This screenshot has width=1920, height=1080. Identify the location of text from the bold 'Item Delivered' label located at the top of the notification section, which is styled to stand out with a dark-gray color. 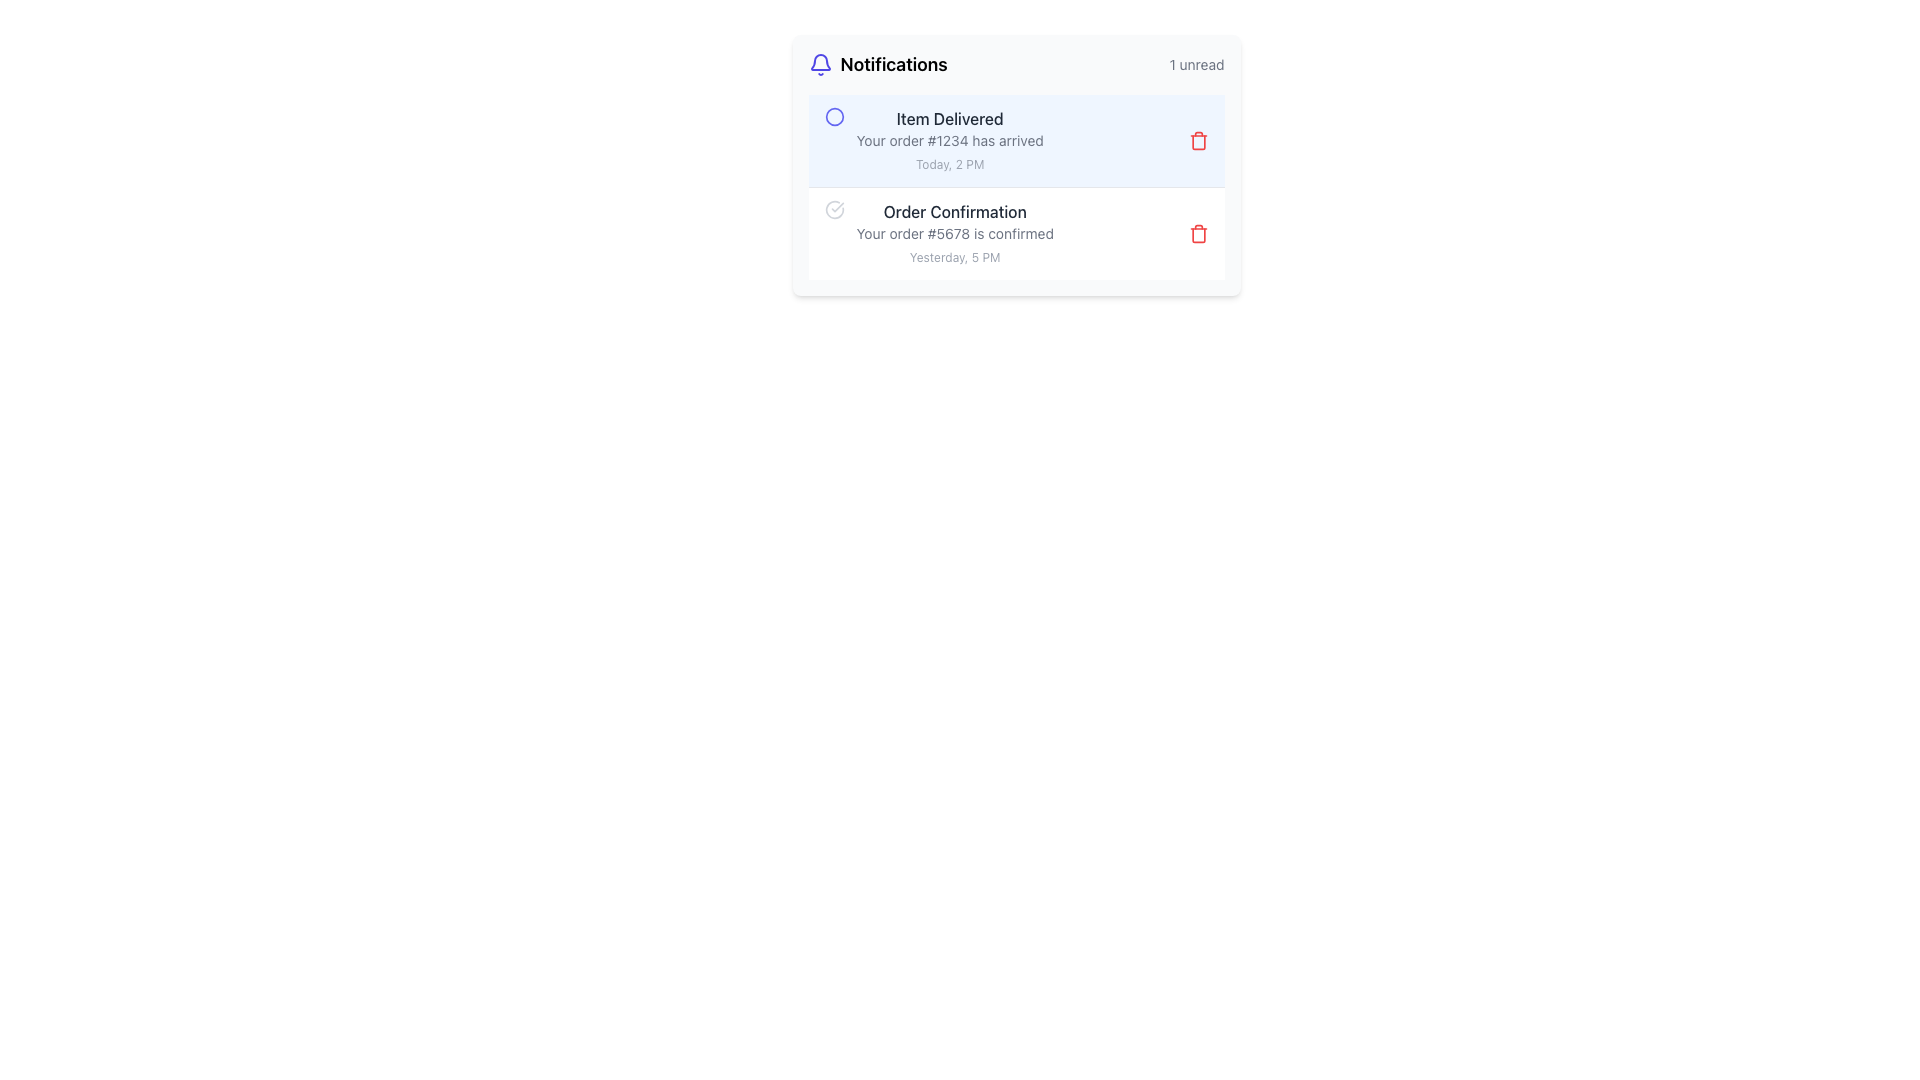
(949, 119).